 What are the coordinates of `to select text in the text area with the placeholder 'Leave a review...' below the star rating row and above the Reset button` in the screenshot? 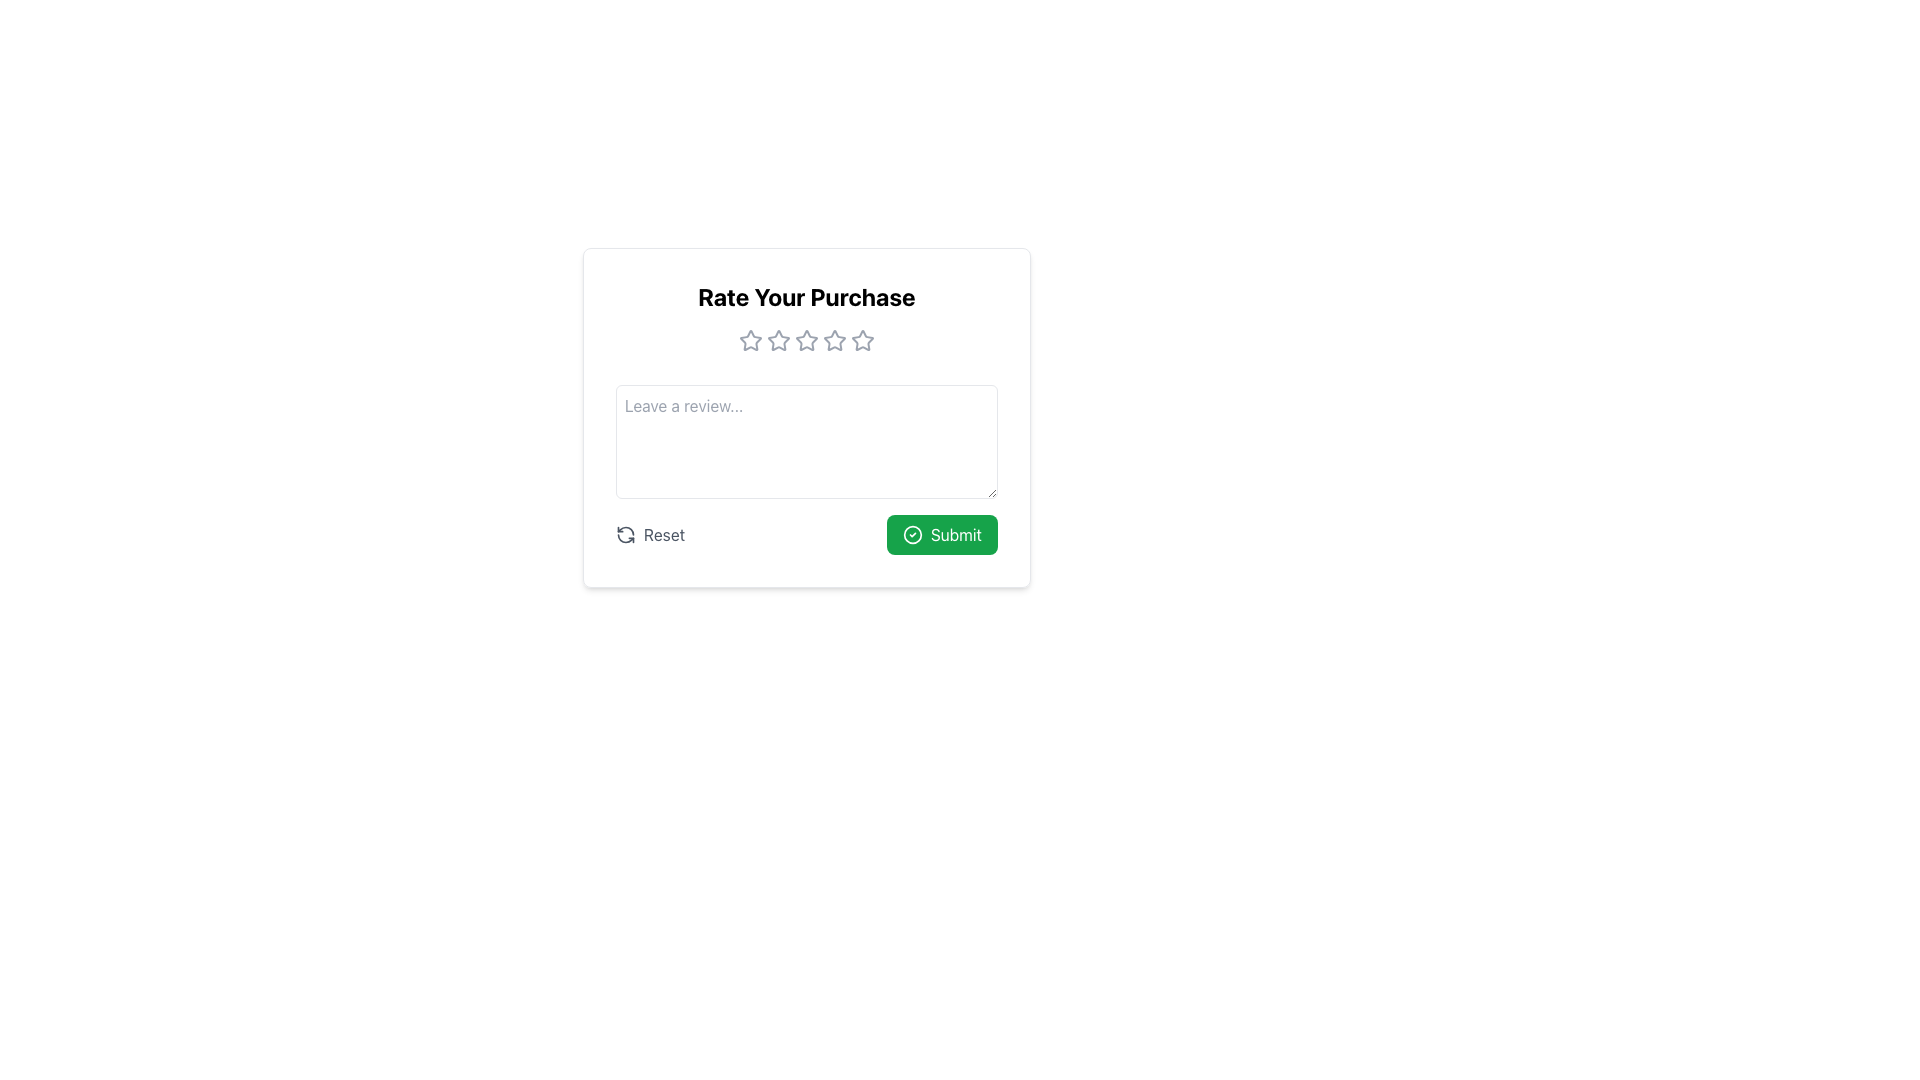 It's located at (806, 441).